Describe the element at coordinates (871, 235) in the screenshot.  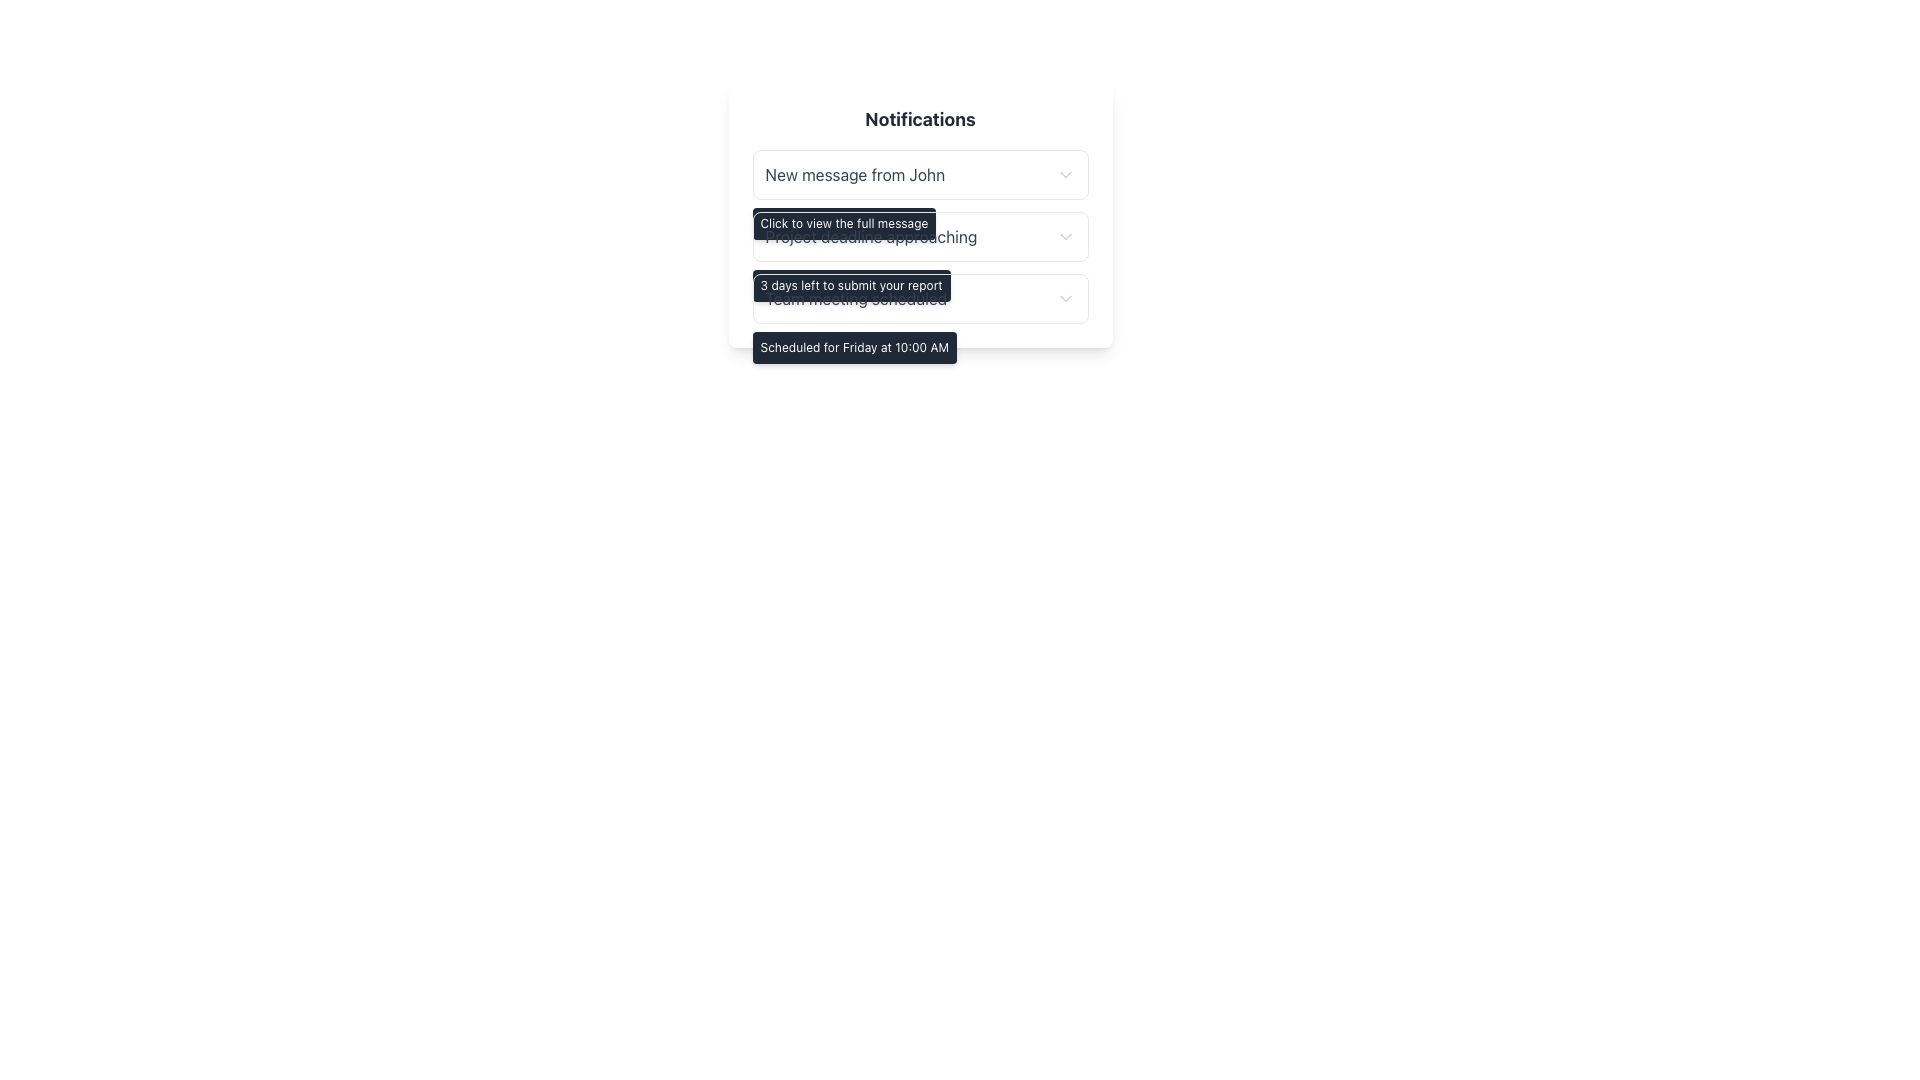
I see `the text label that serves as the notification title for an upcoming project deadline, located as the second item in a vertical list of notifications` at that location.